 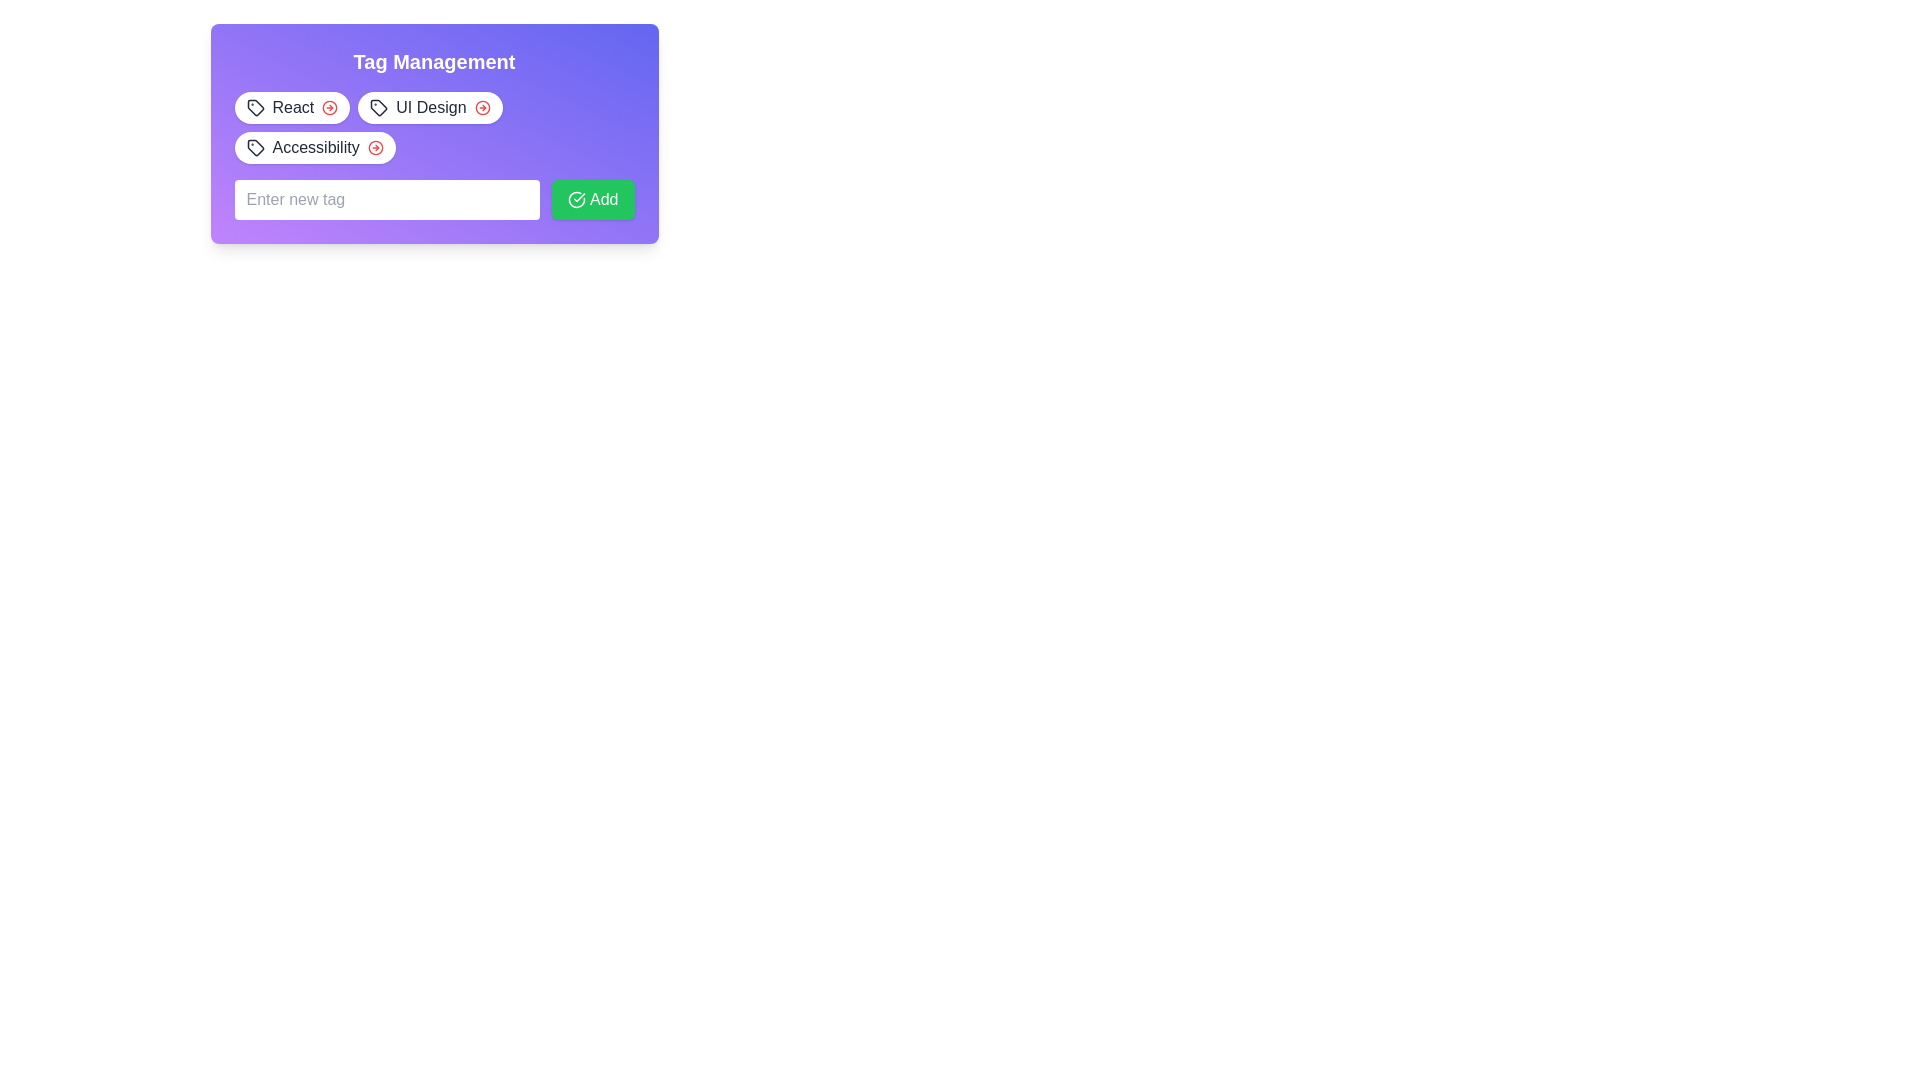 I want to click on the Icon button with a red circular arrow located to the far right of the 'React' tag, so click(x=330, y=108).